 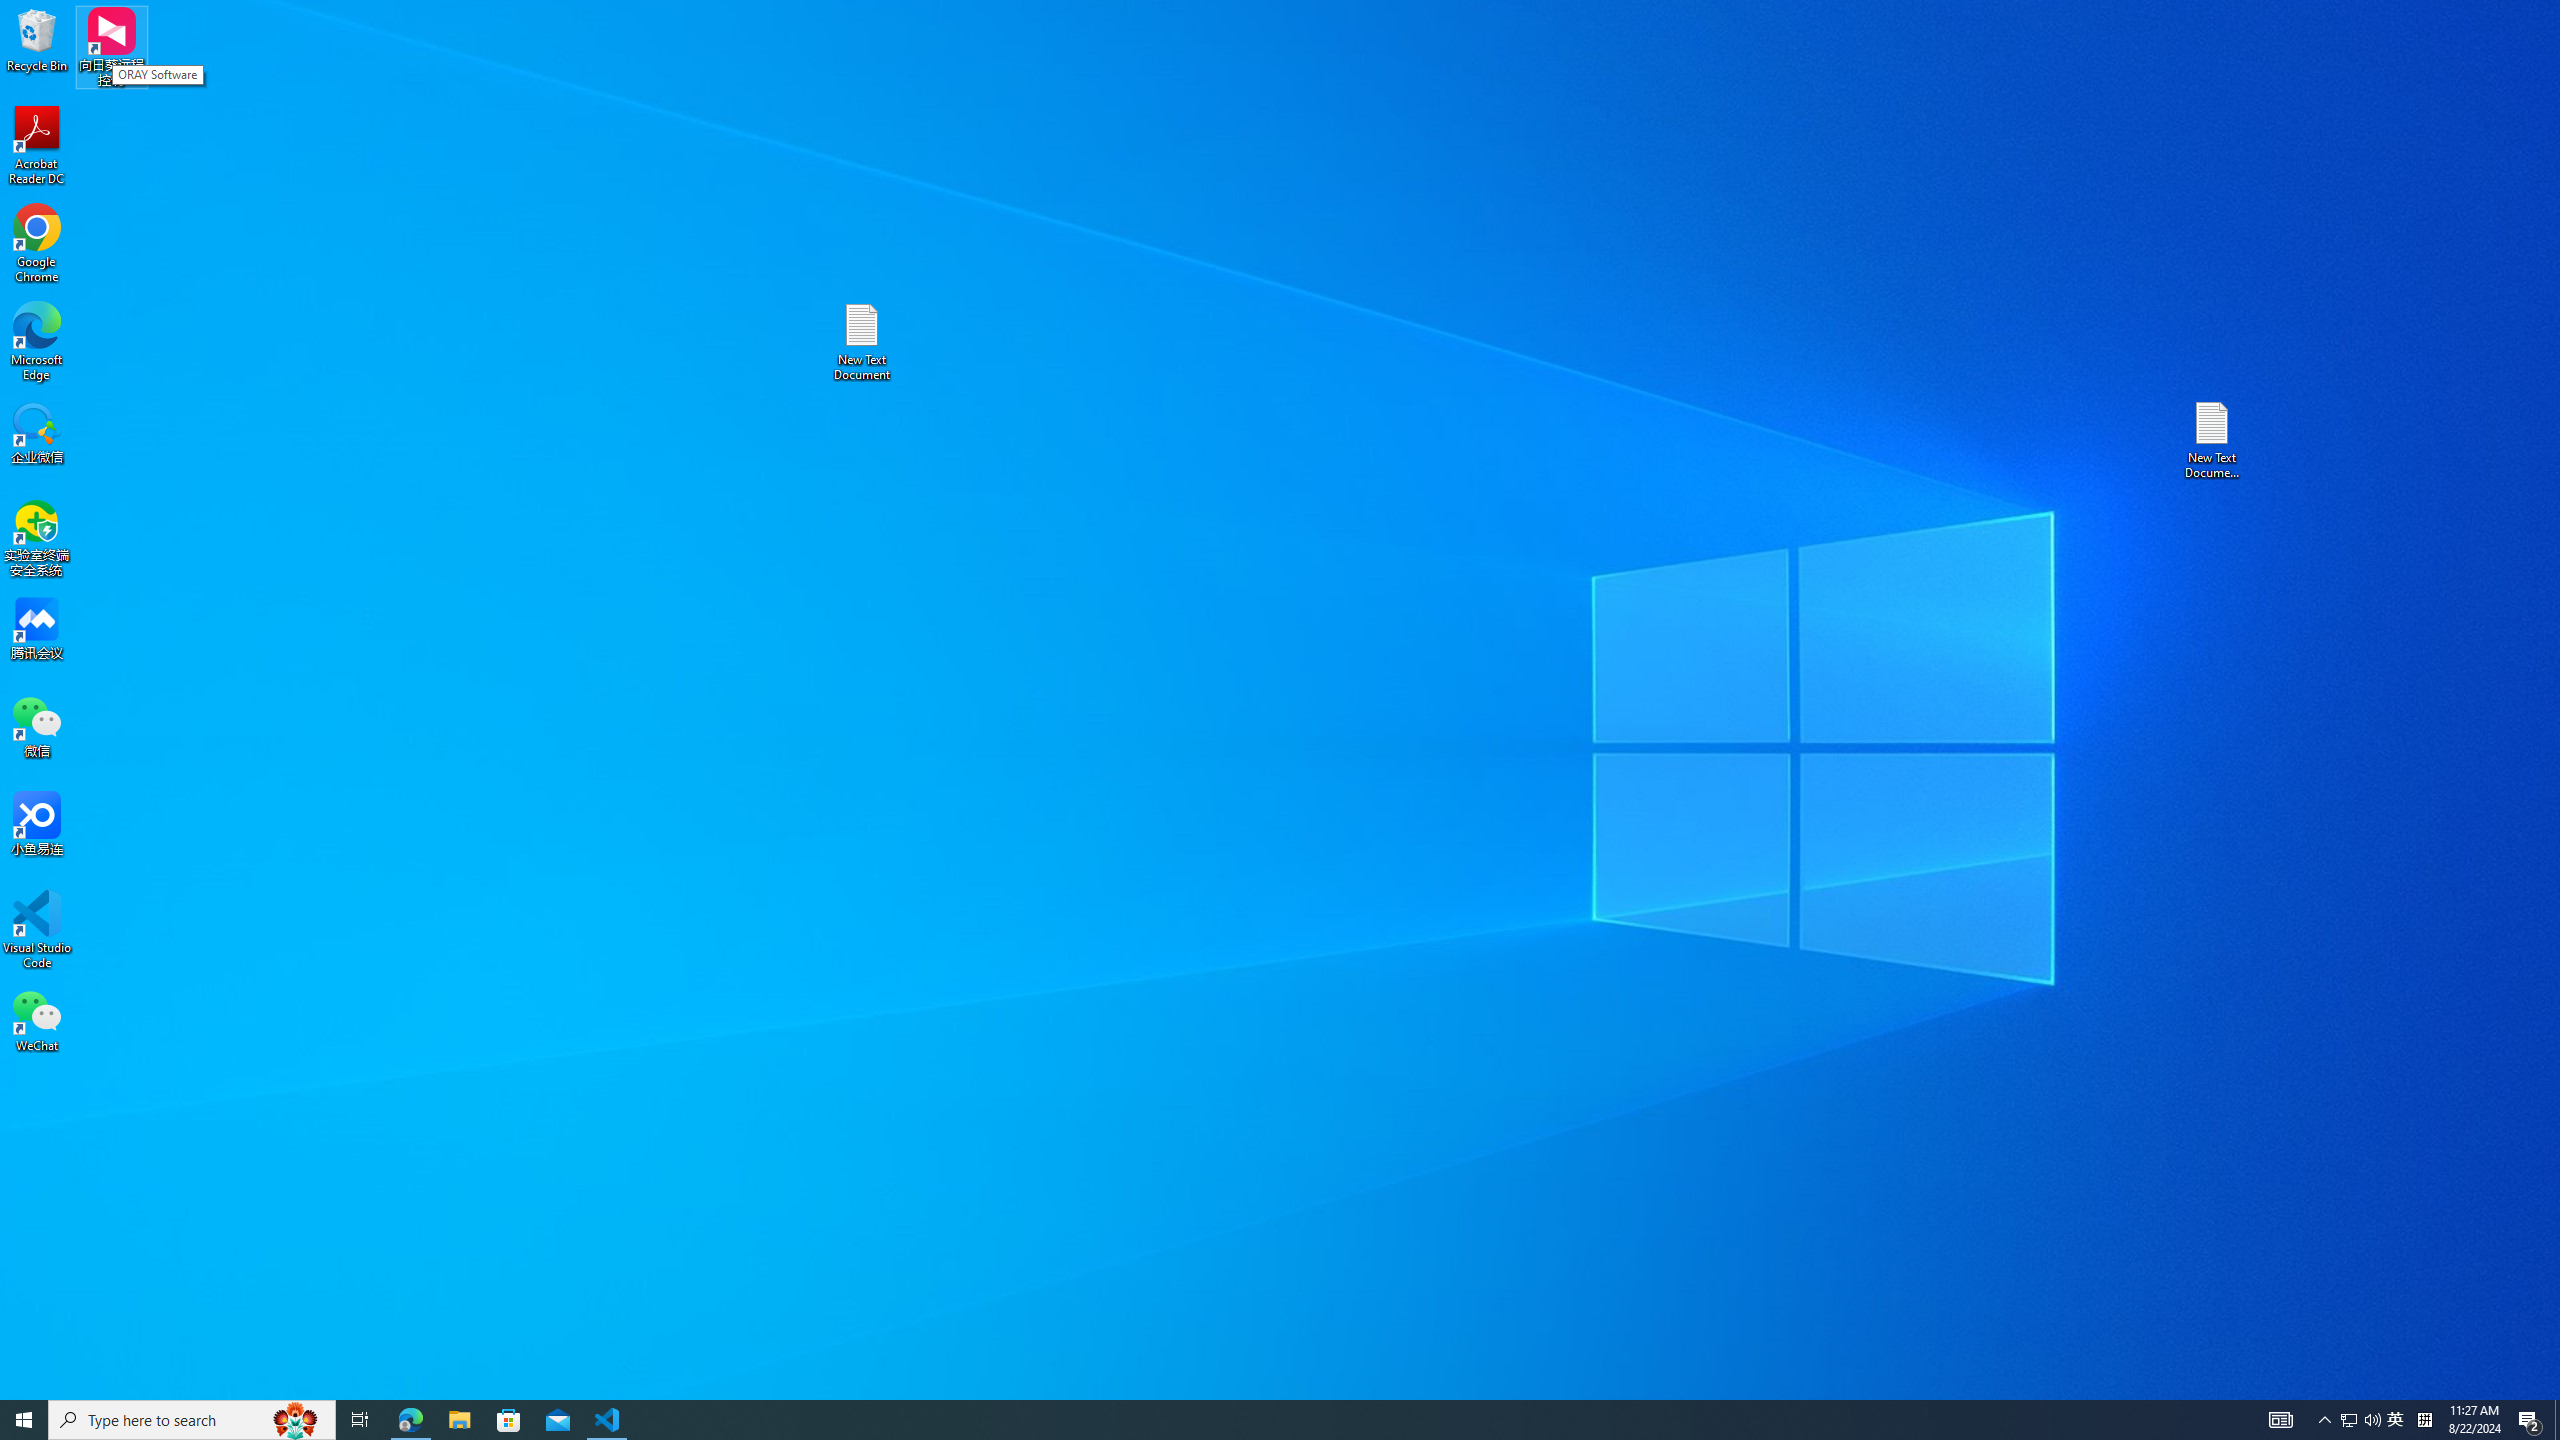 I want to click on 'Acrobat Reader DC', so click(x=36, y=145).